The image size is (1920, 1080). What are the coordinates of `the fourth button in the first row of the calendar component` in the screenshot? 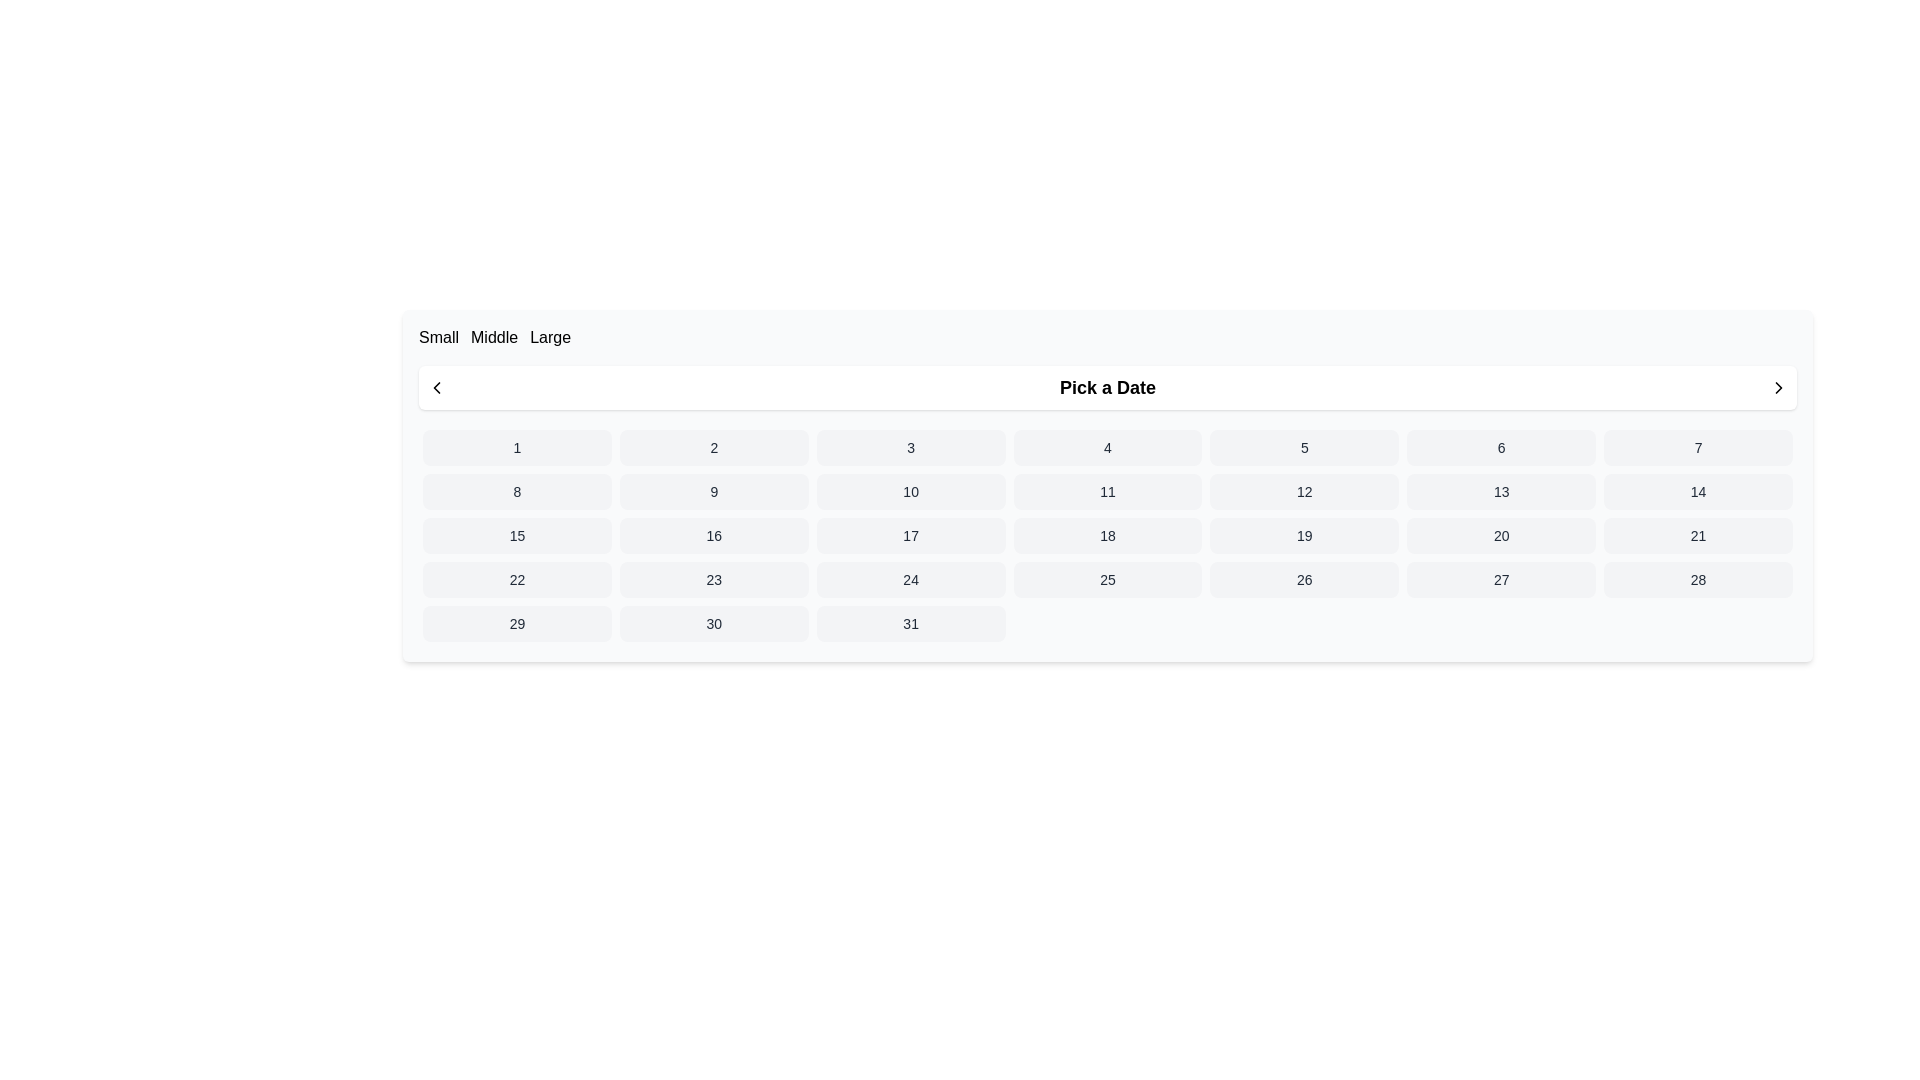 It's located at (1107, 446).